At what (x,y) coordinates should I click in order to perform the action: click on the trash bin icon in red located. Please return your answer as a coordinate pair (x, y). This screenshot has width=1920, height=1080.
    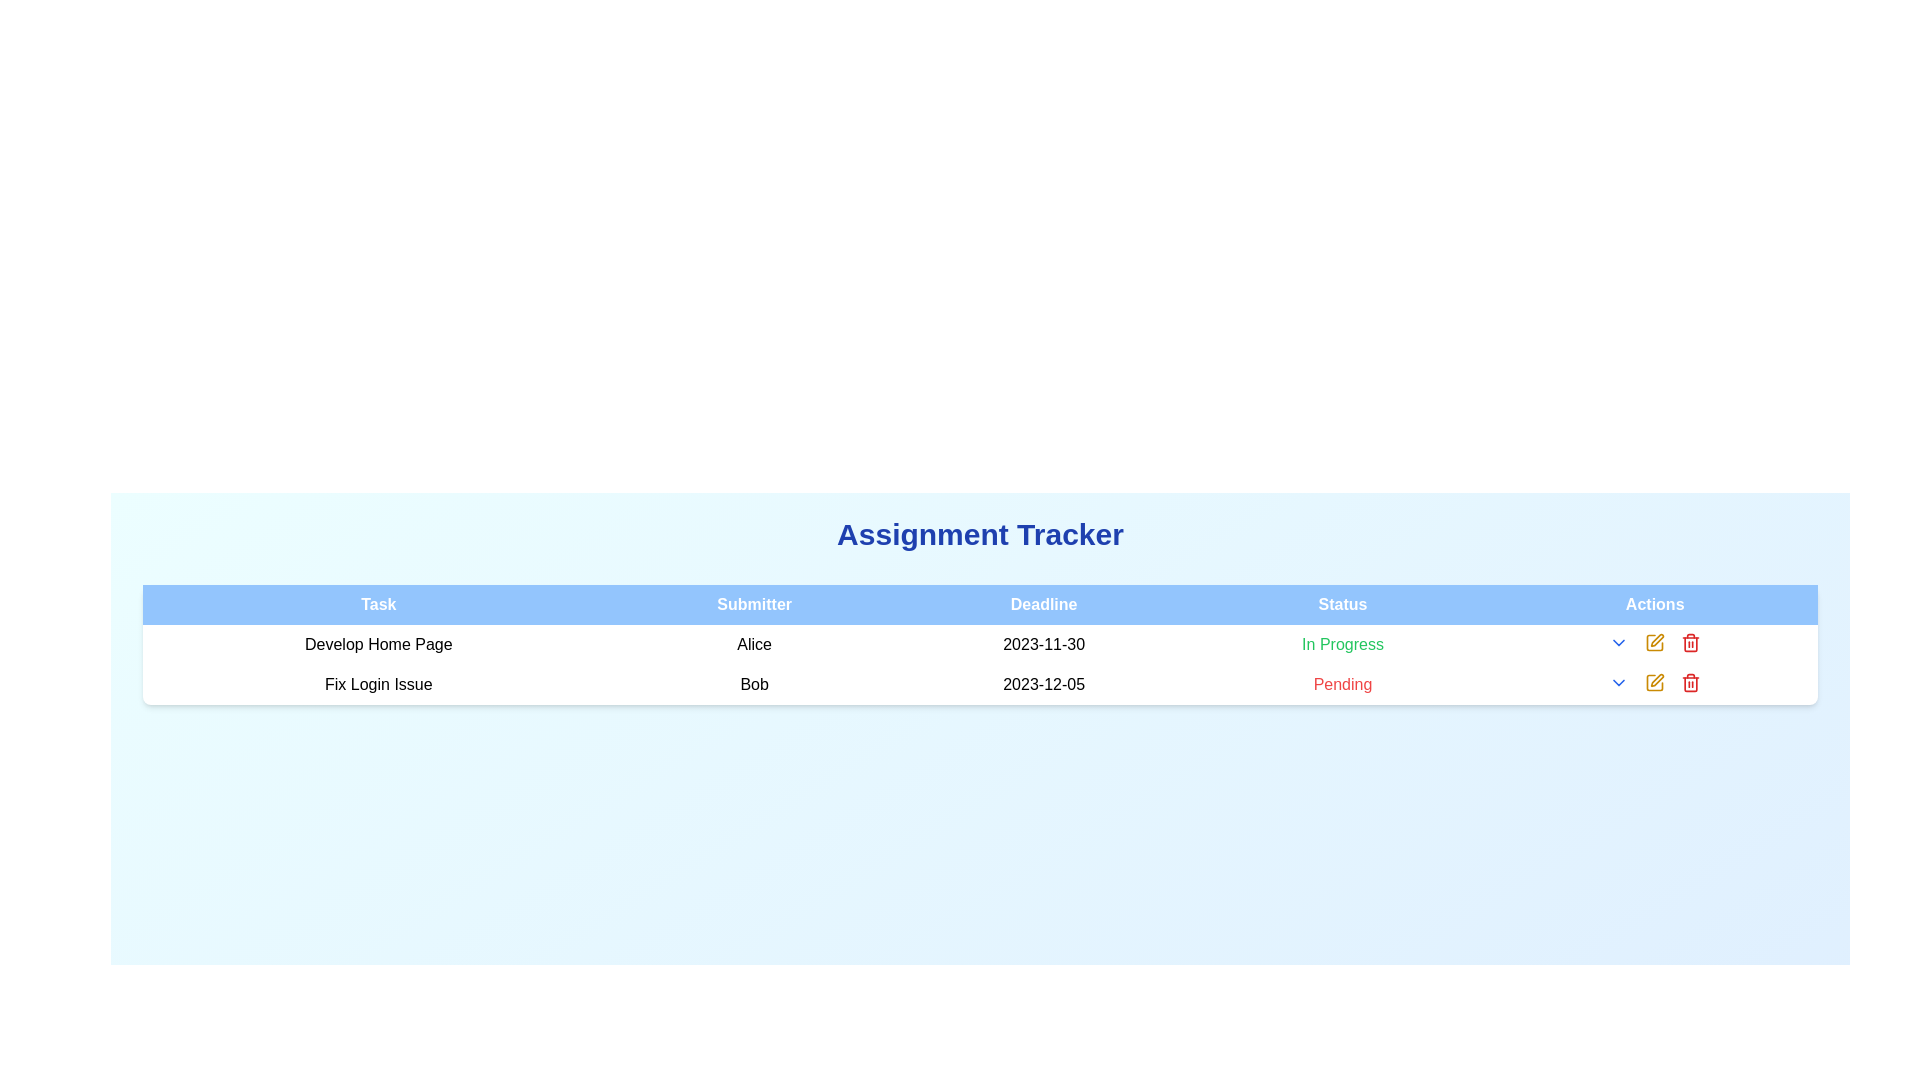
    Looking at the image, I should click on (1690, 643).